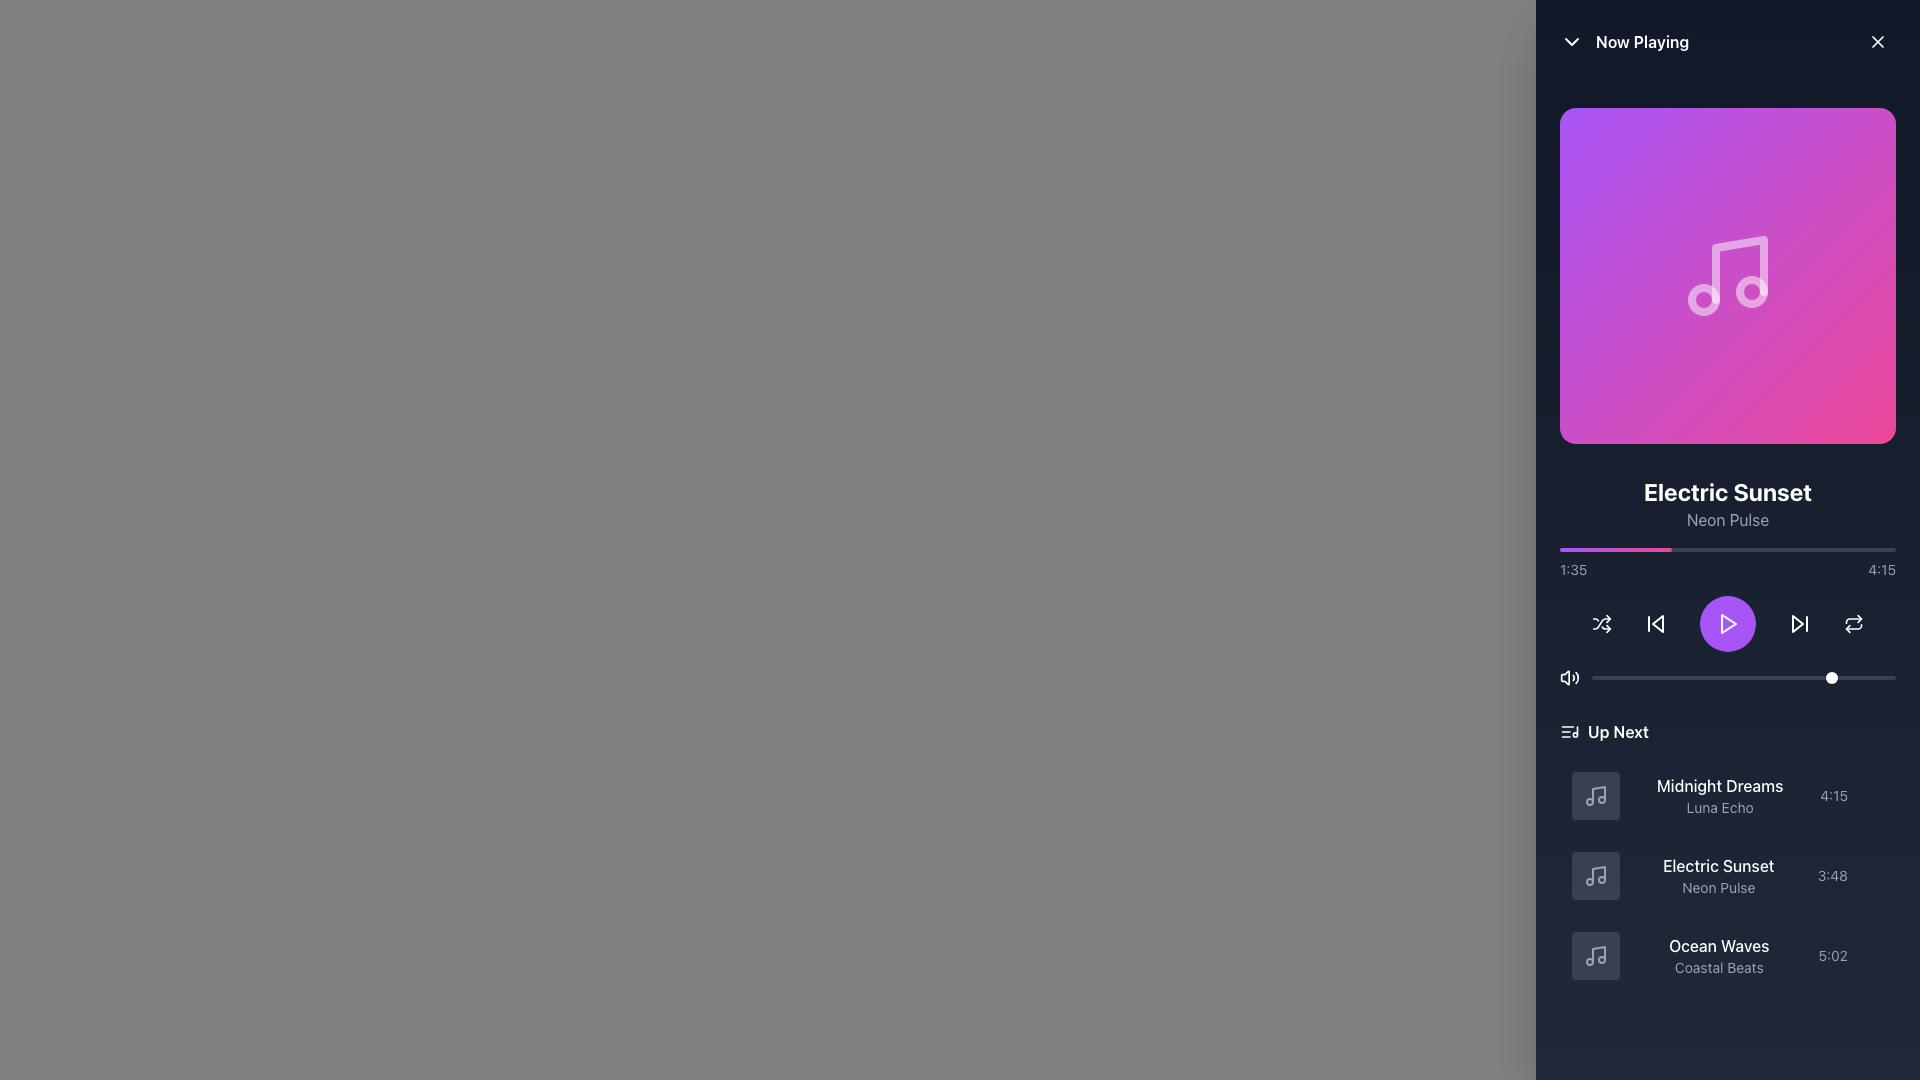  I want to click on the volume slider, so click(1792, 677).